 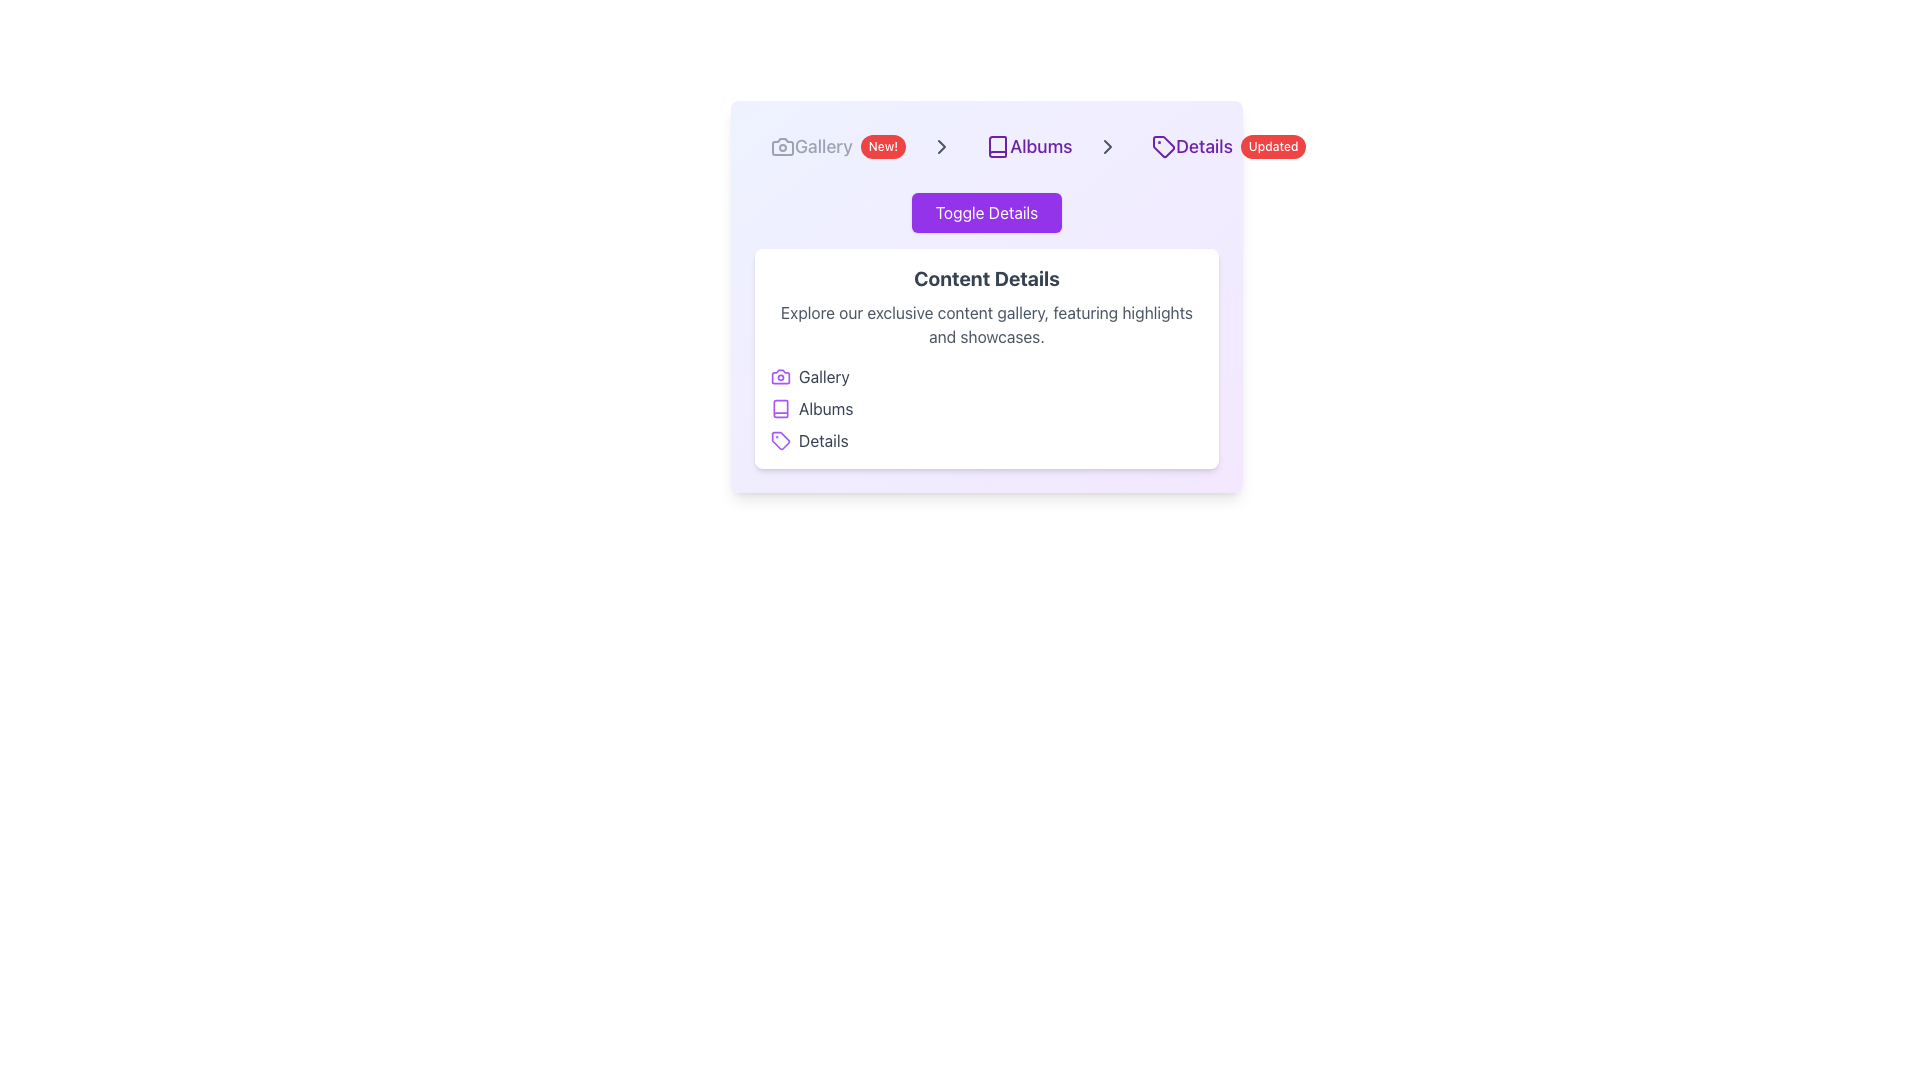 I want to click on the right-pointing chevron icon in the breadcrumb navigation bar, so click(x=940, y=145).